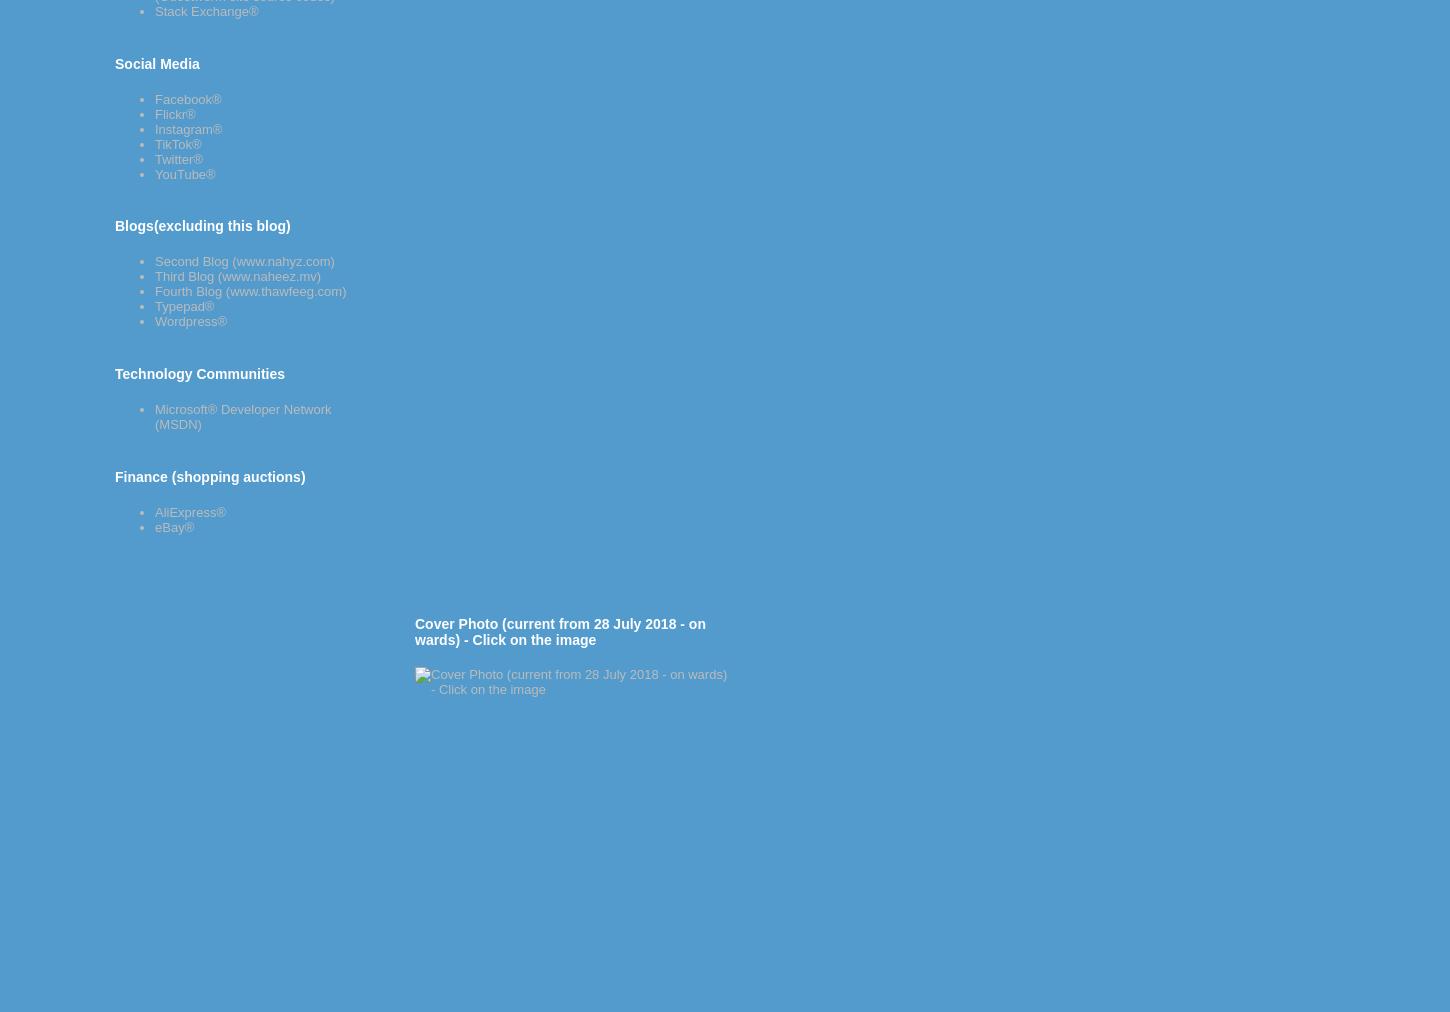  I want to click on 'Finance (shopping auctions)', so click(208, 476).